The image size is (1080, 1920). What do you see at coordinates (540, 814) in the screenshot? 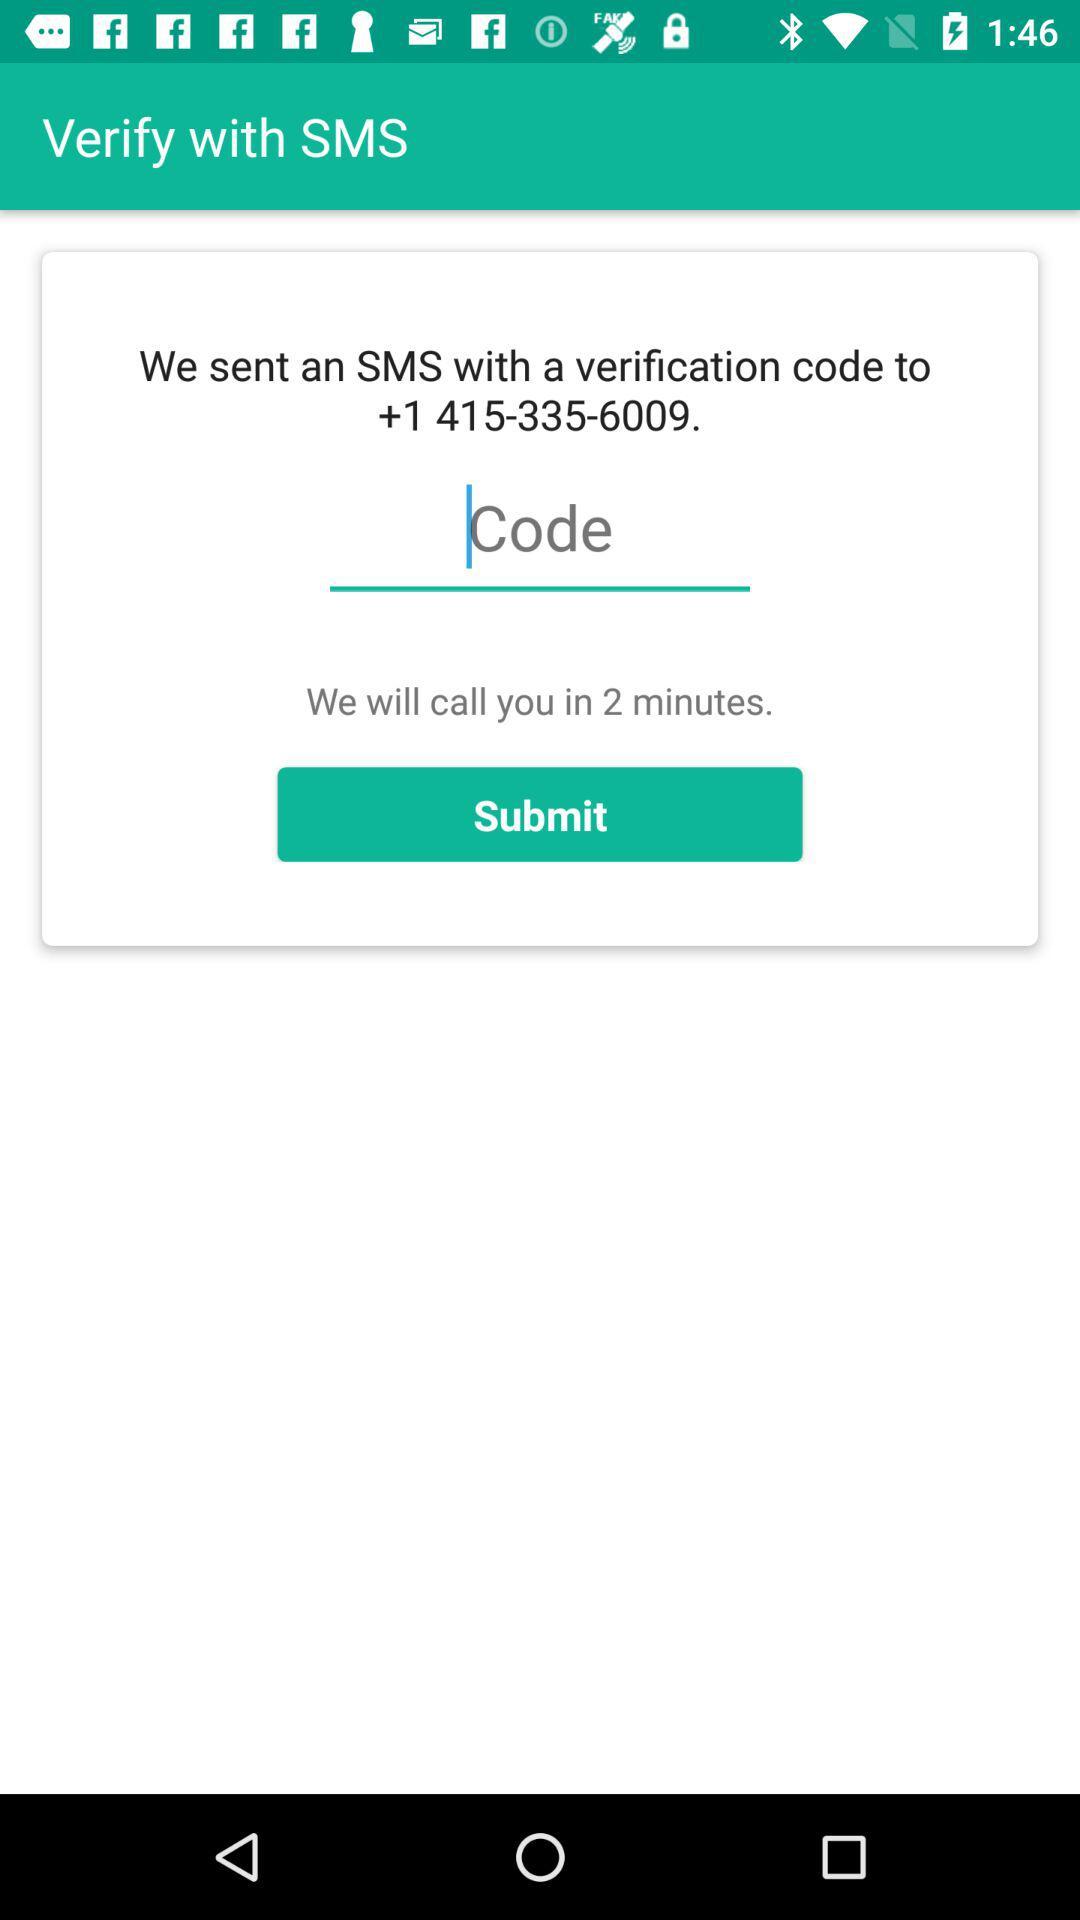
I see `the submit` at bounding box center [540, 814].